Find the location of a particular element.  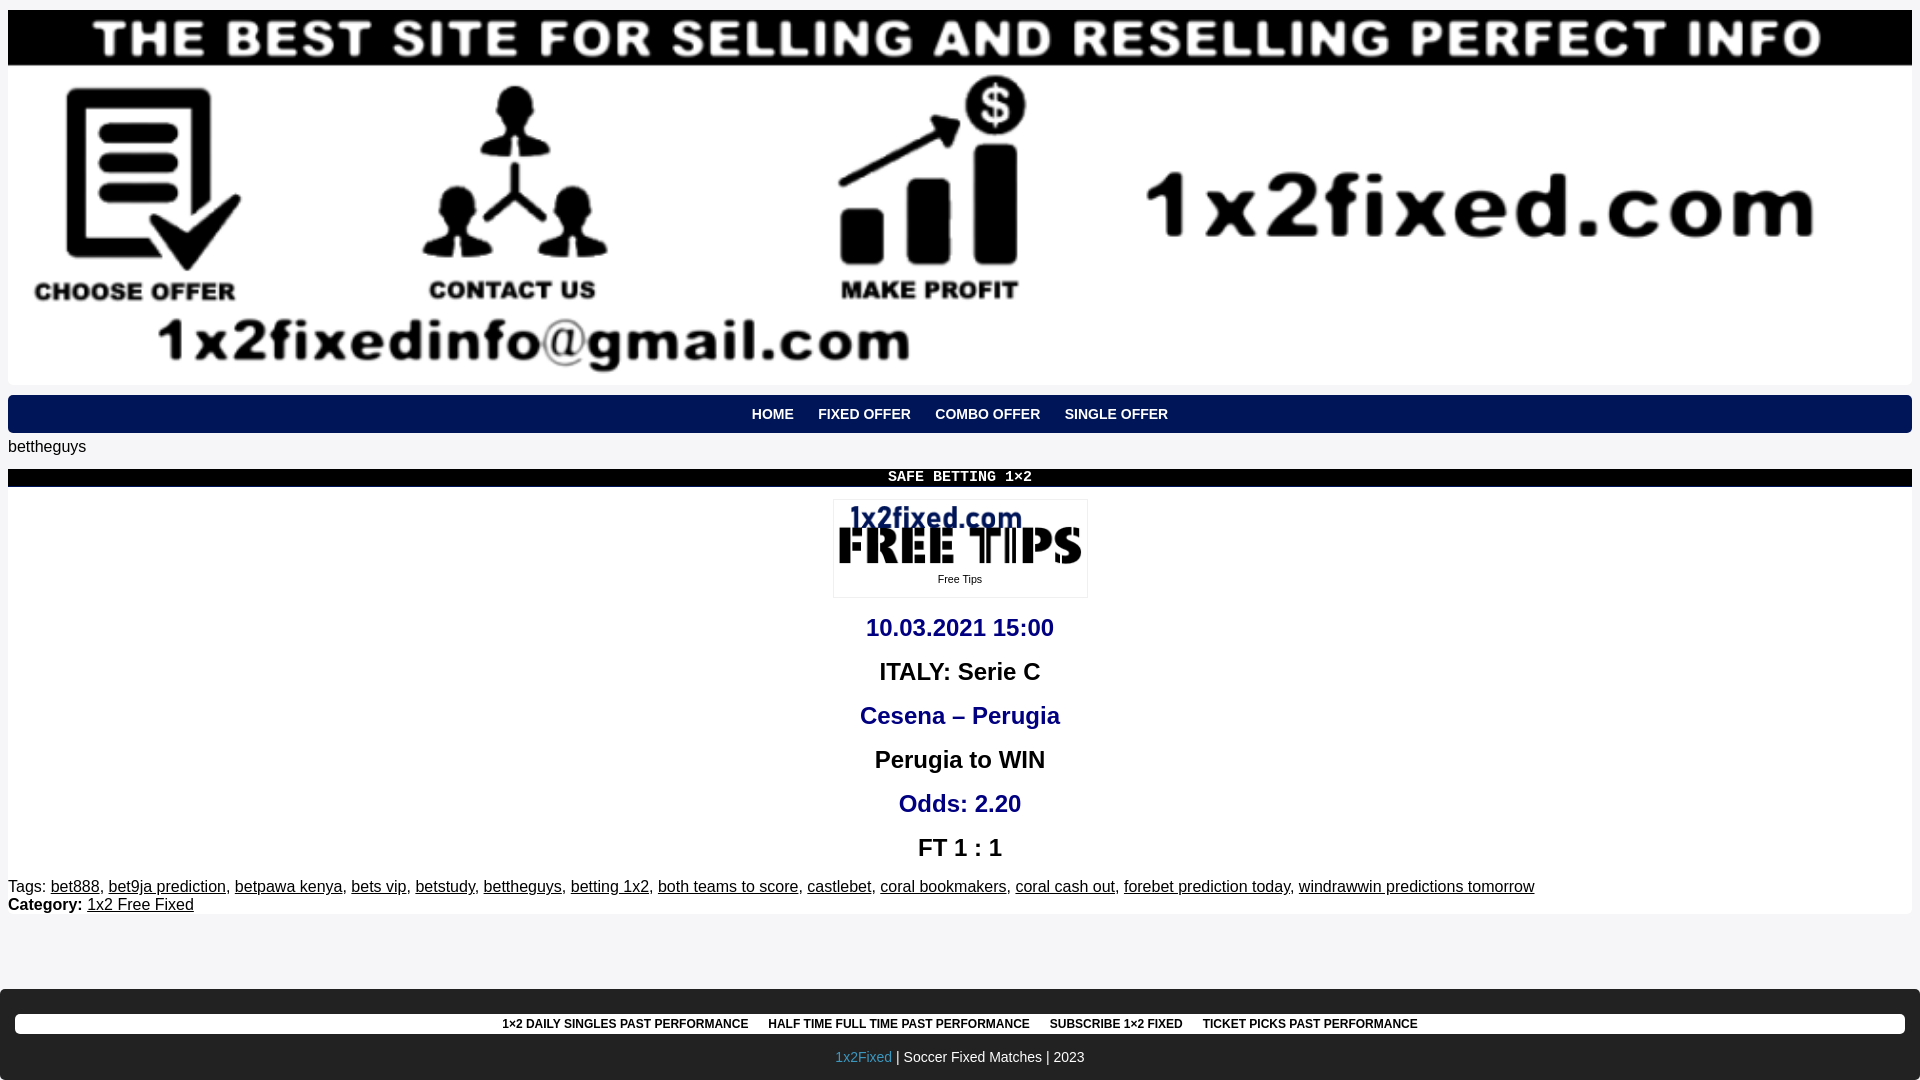

'bets vip' is located at coordinates (378, 885).